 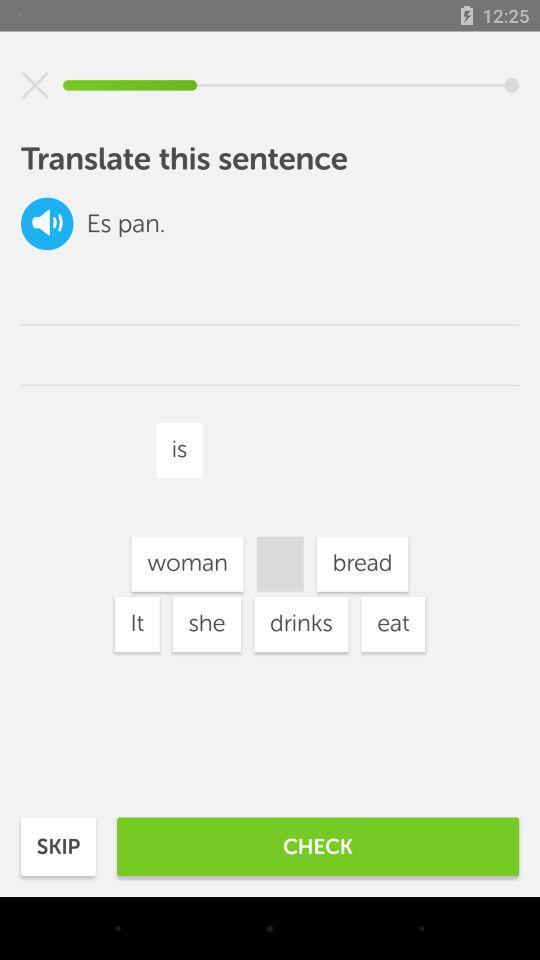 I want to click on the item next to drinks, so click(x=205, y=623).